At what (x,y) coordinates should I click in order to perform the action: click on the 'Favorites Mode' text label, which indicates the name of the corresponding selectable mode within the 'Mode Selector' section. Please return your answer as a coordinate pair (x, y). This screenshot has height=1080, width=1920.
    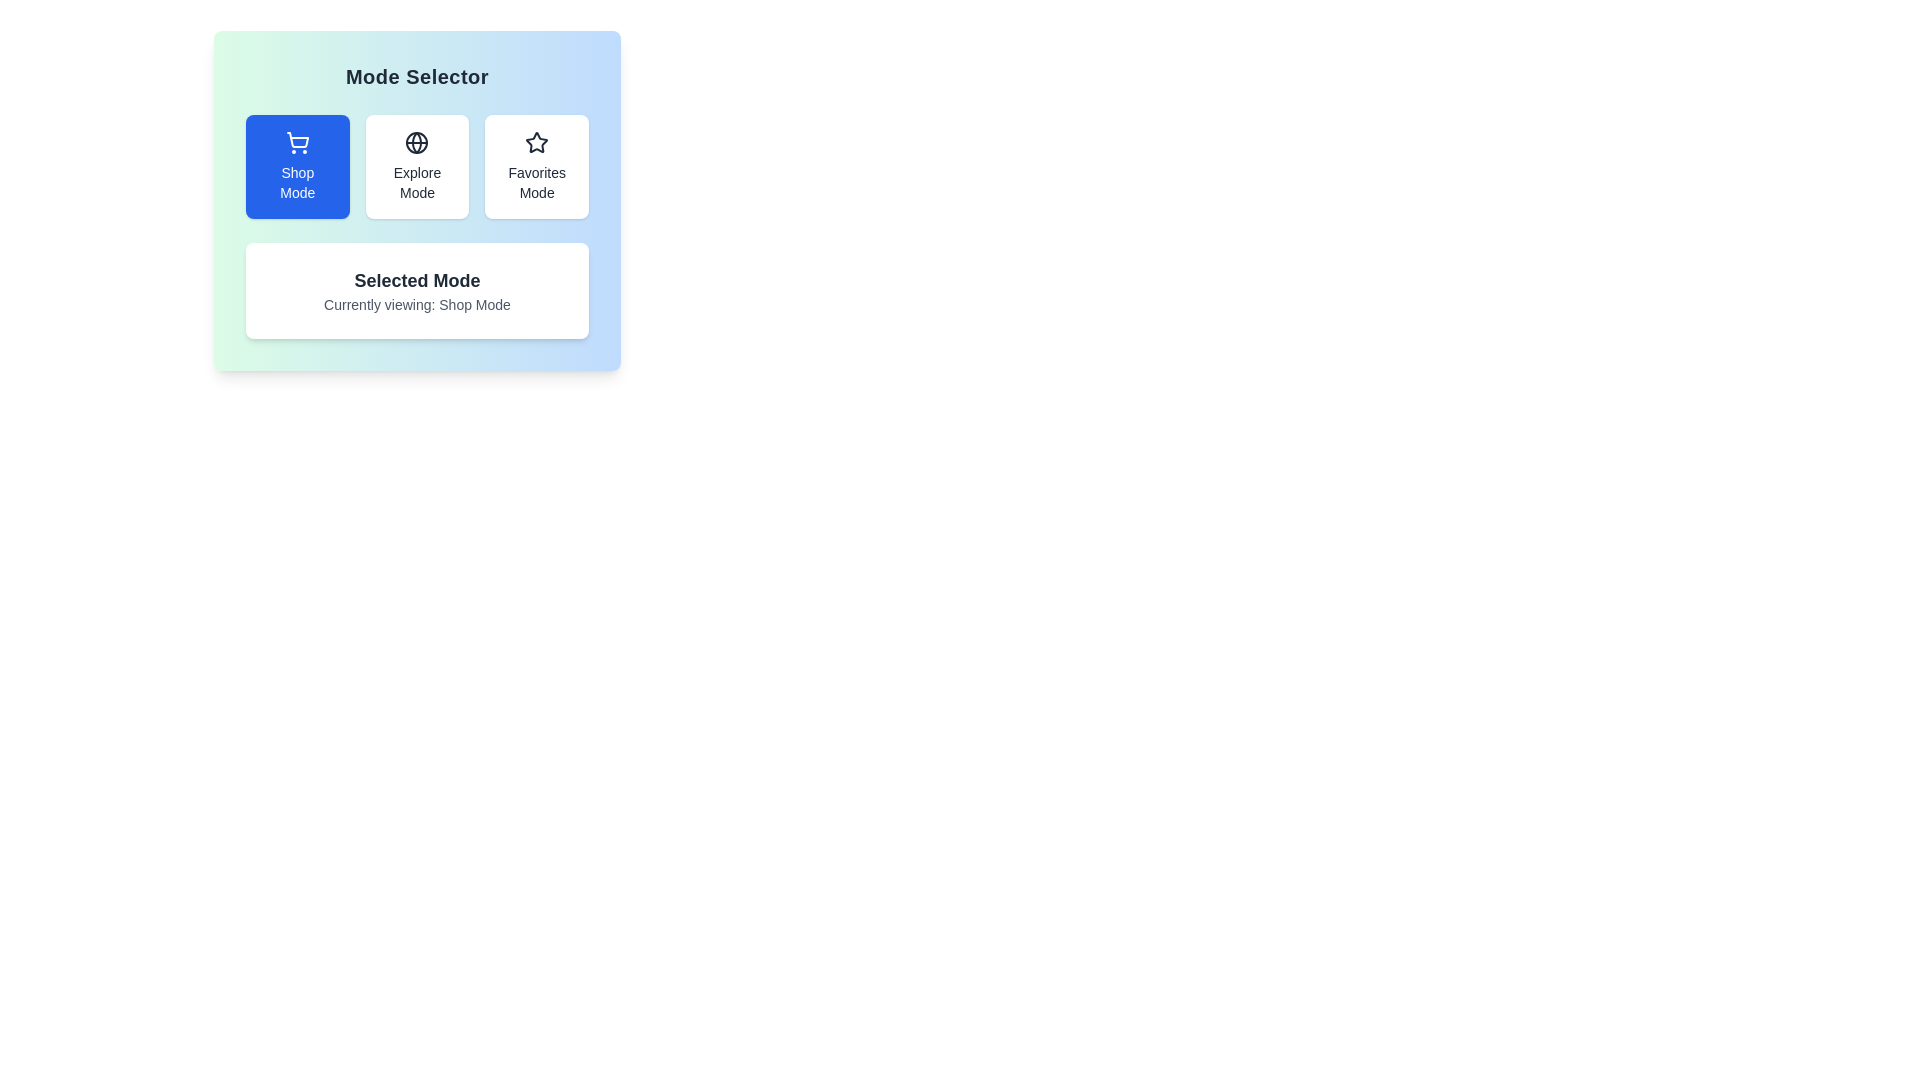
    Looking at the image, I should click on (537, 182).